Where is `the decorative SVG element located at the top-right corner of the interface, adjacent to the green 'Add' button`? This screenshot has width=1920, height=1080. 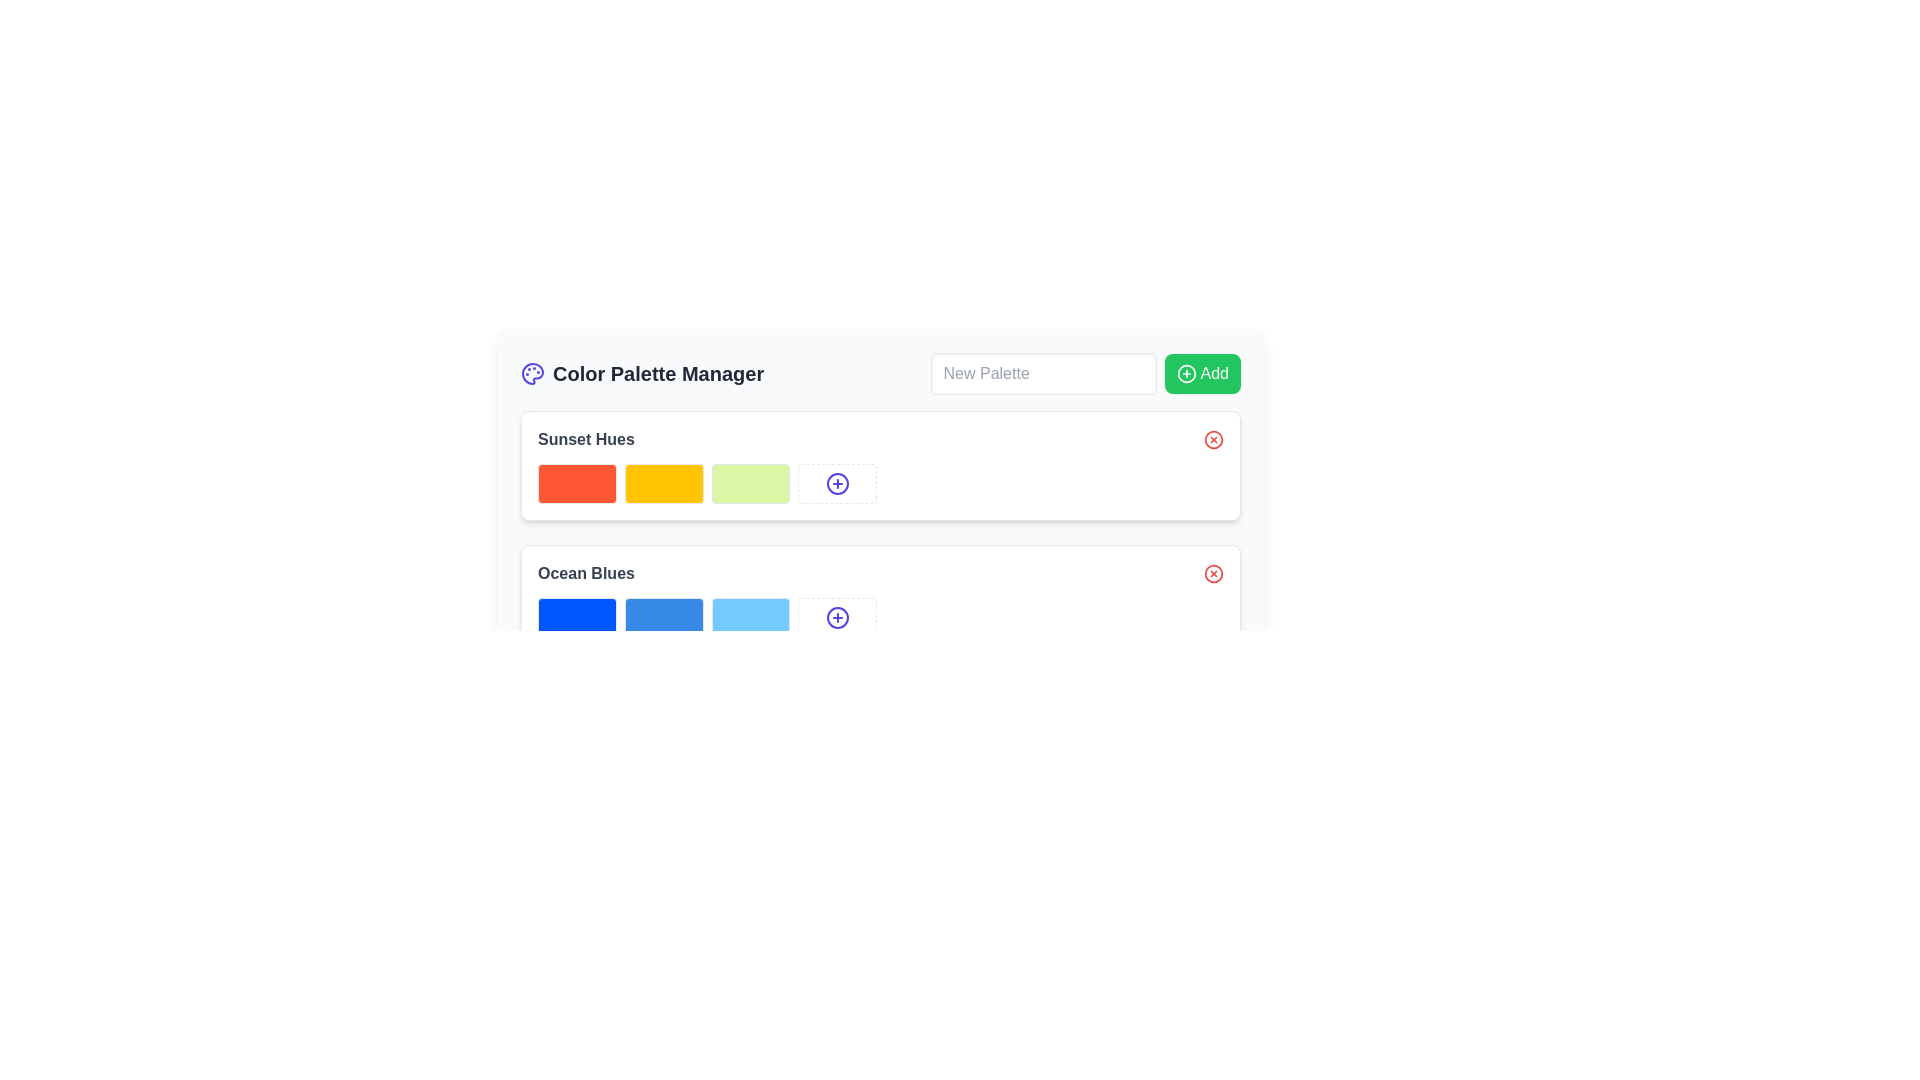 the decorative SVG element located at the top-right corner of the interface, adjacent to the green 'Add' button is located at coordinates (1186, 374).